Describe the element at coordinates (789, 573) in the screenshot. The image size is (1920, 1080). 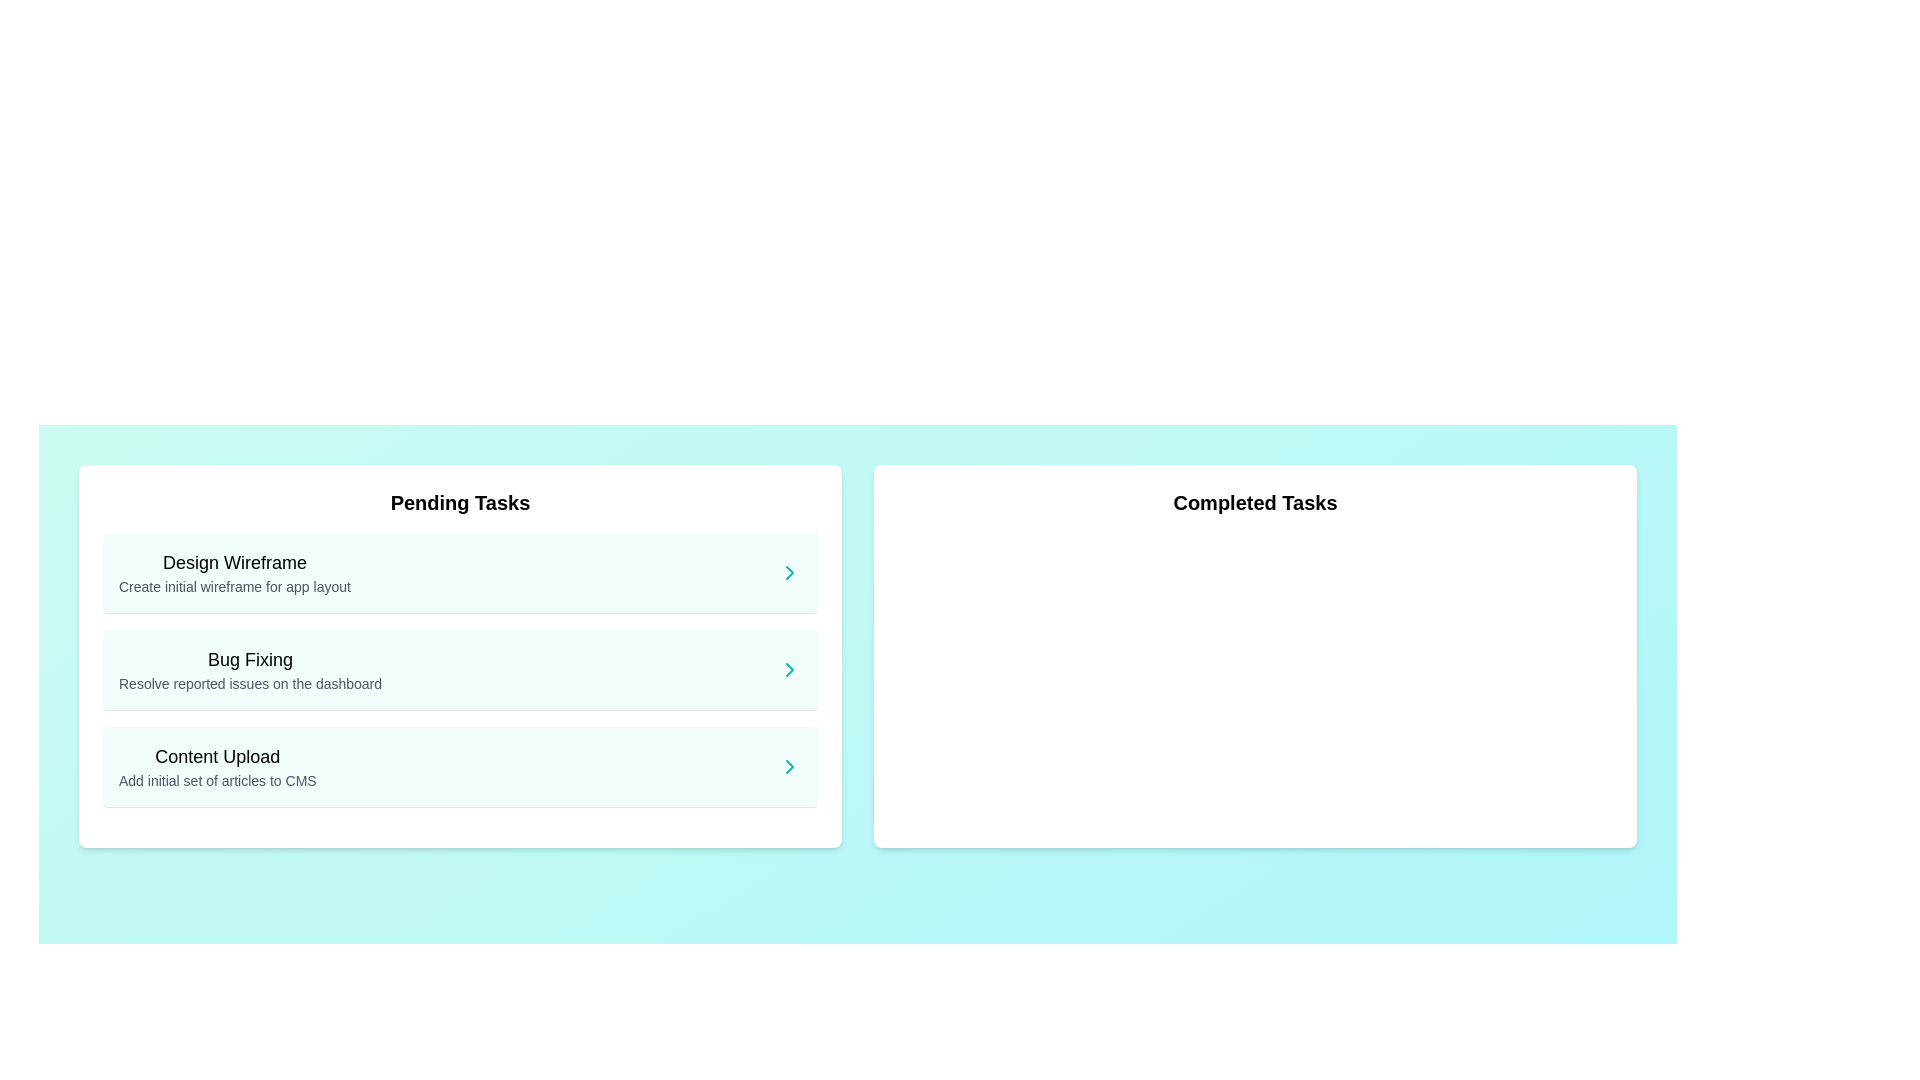
I see `the chevron icon button located at the far right end of the 'Design Wireframe' task panel to change its color` at that location.